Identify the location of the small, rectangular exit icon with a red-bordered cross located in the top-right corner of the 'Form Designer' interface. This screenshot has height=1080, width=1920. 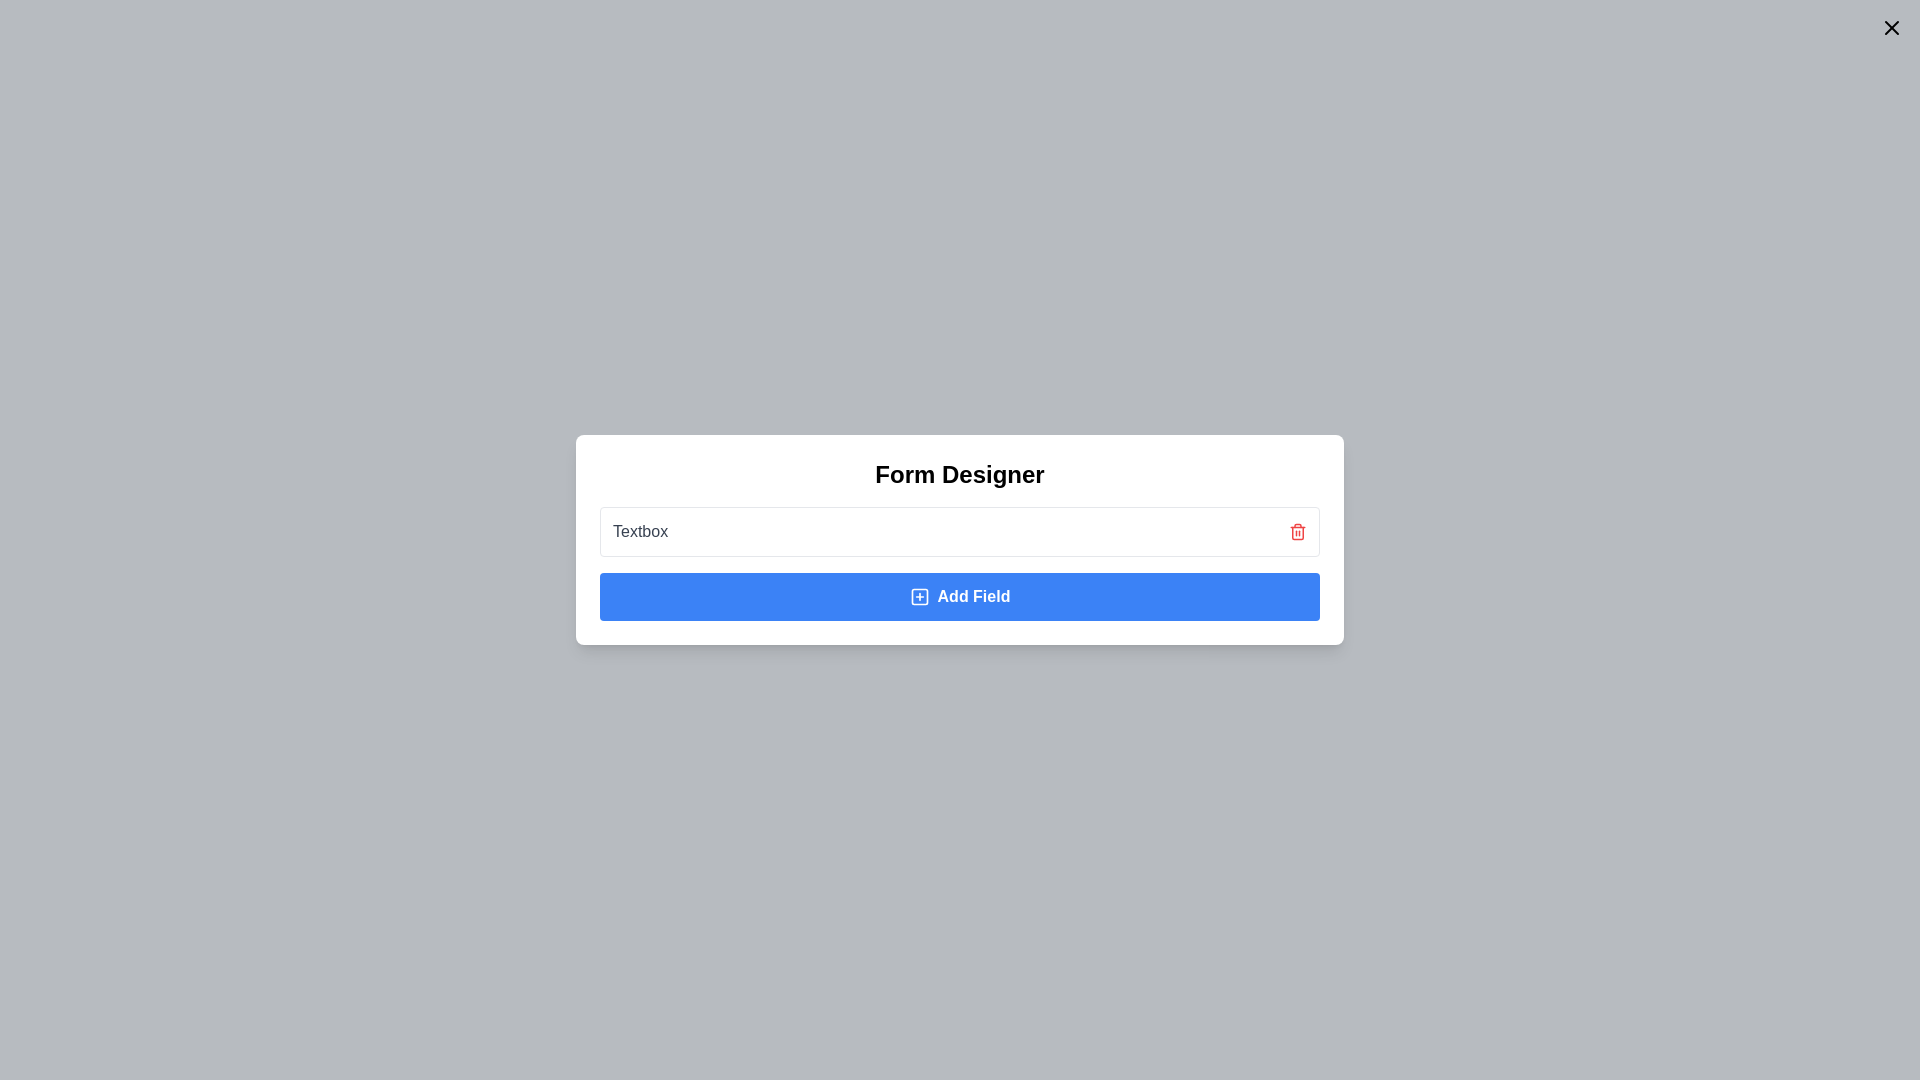
(1890, 27).